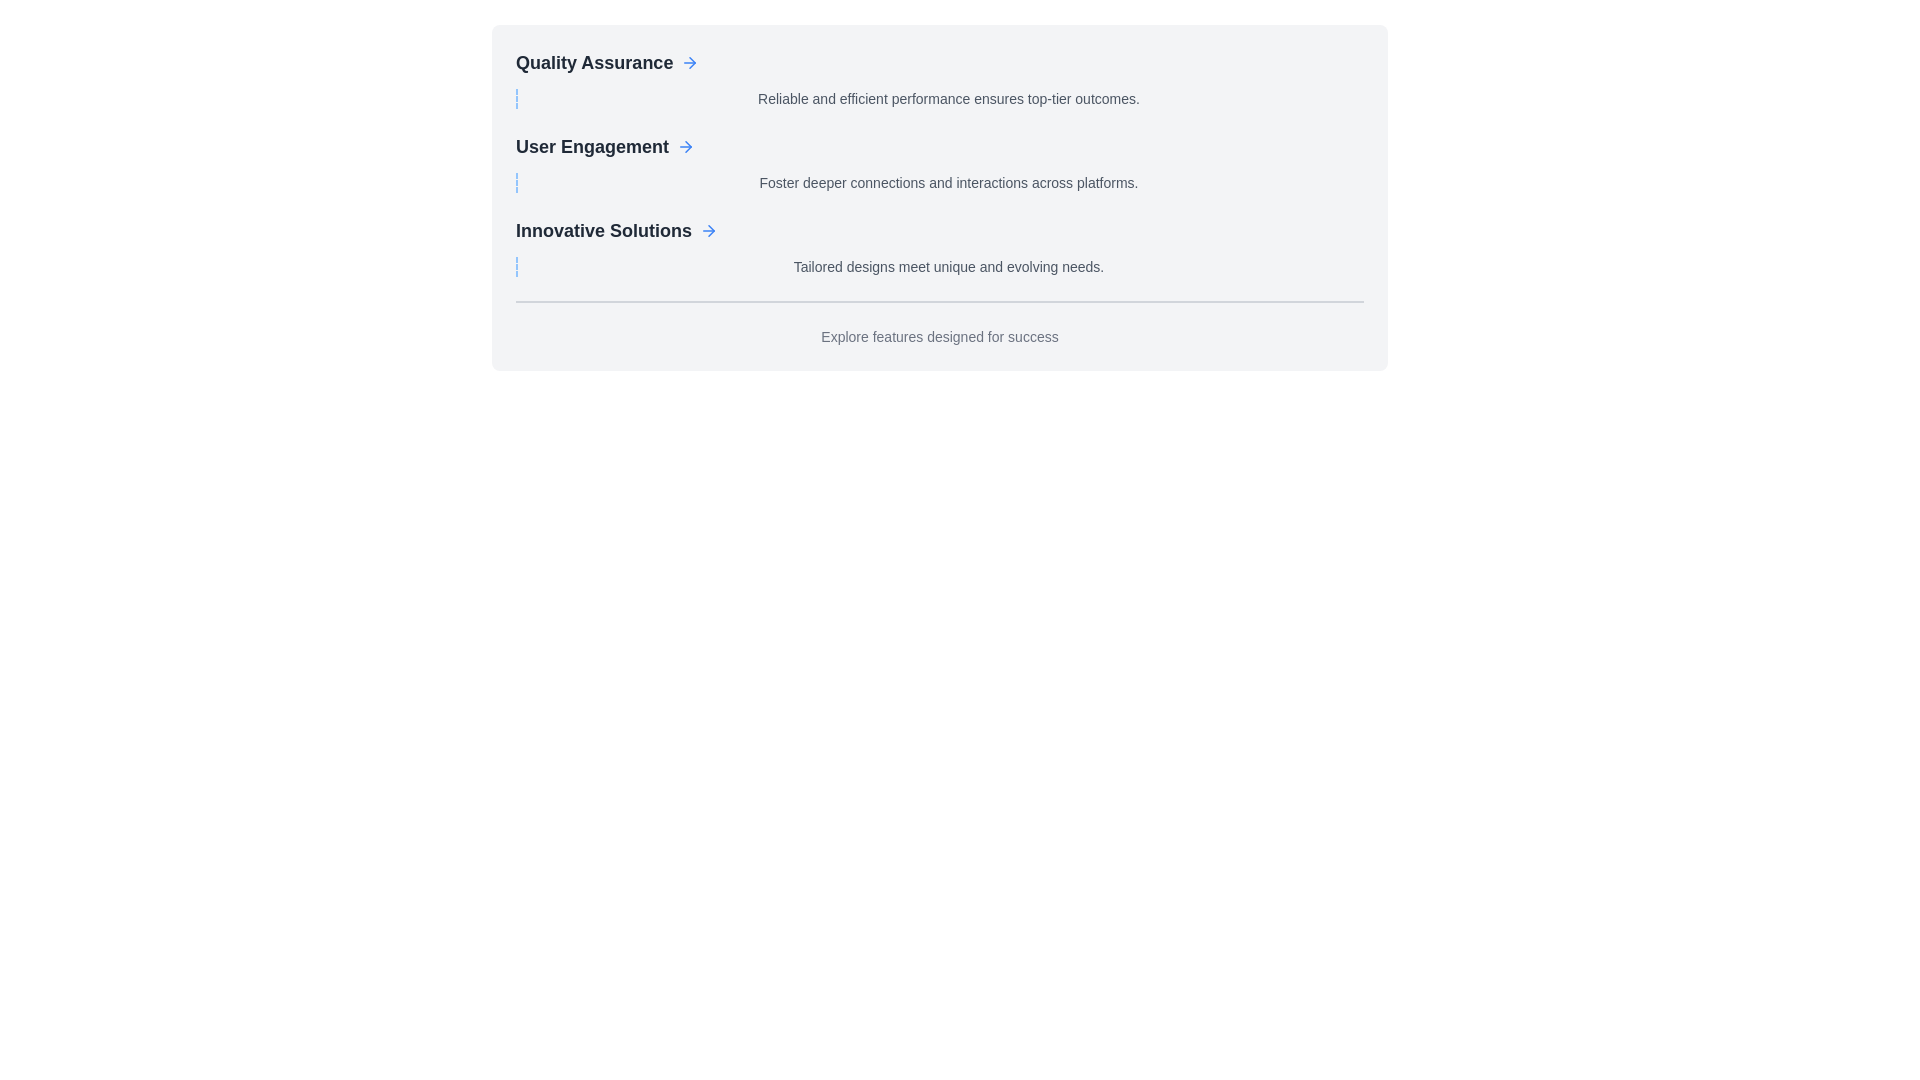  What do you see at coordinates (686, 145) in the screenshot?
I see `the rightward-pointing blue arrow icon located to the right of the 'User Engagement' text` at bounding box center [686, 145].